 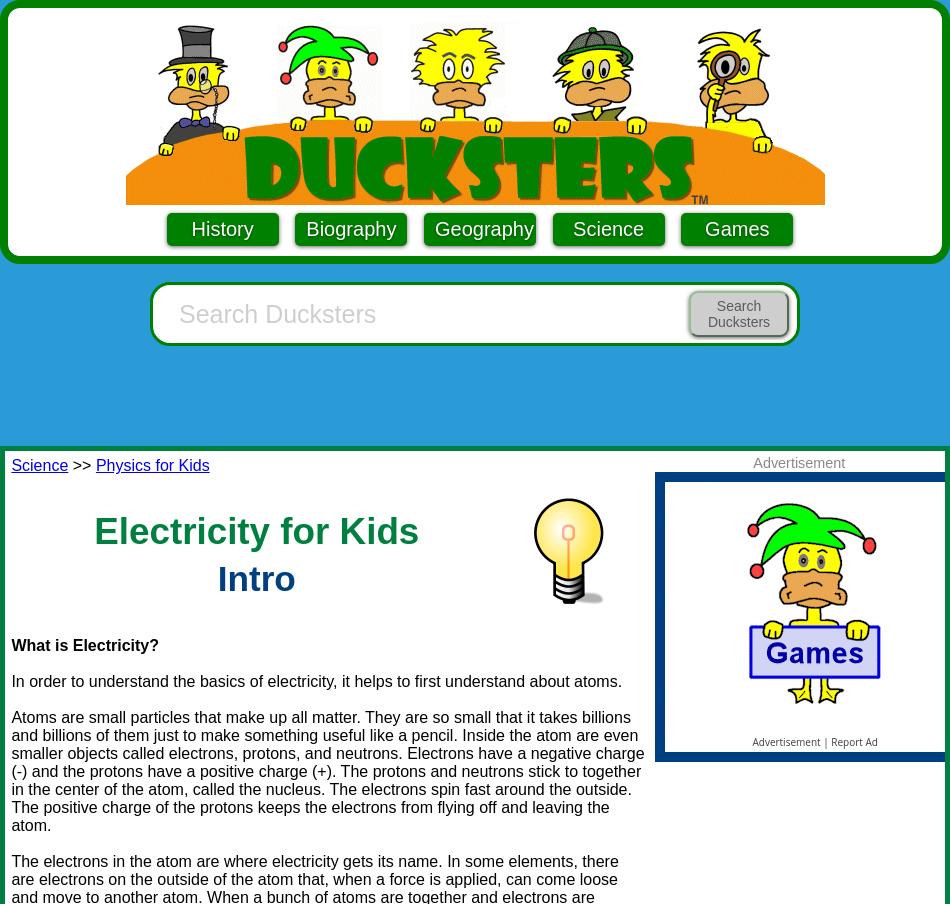 I want to click on 'Electricity for Kids', so click(x=255, y=531).